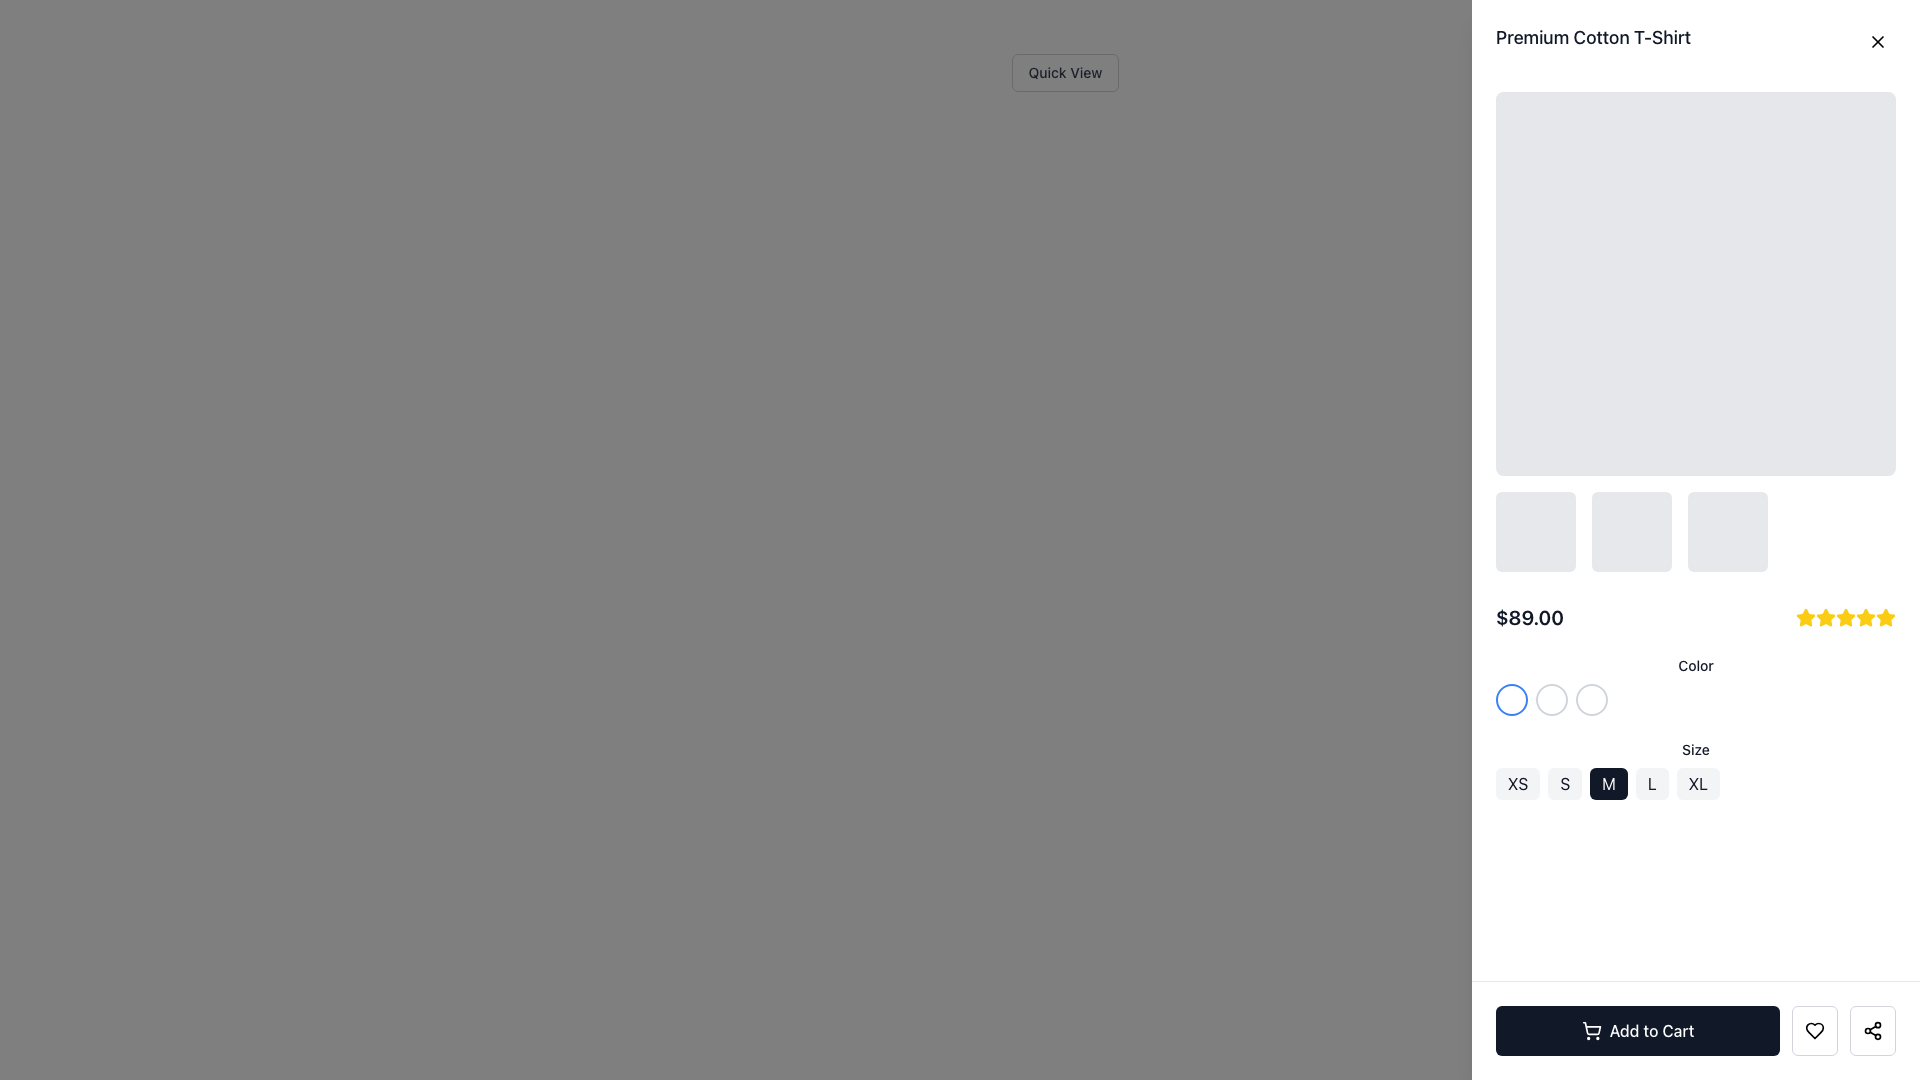 Image resolution: width=1920 pixels, height=1080 pixels. I want to click on the rightmost button in the bottom section of the panel to share the product information, so click(1871, 1030).